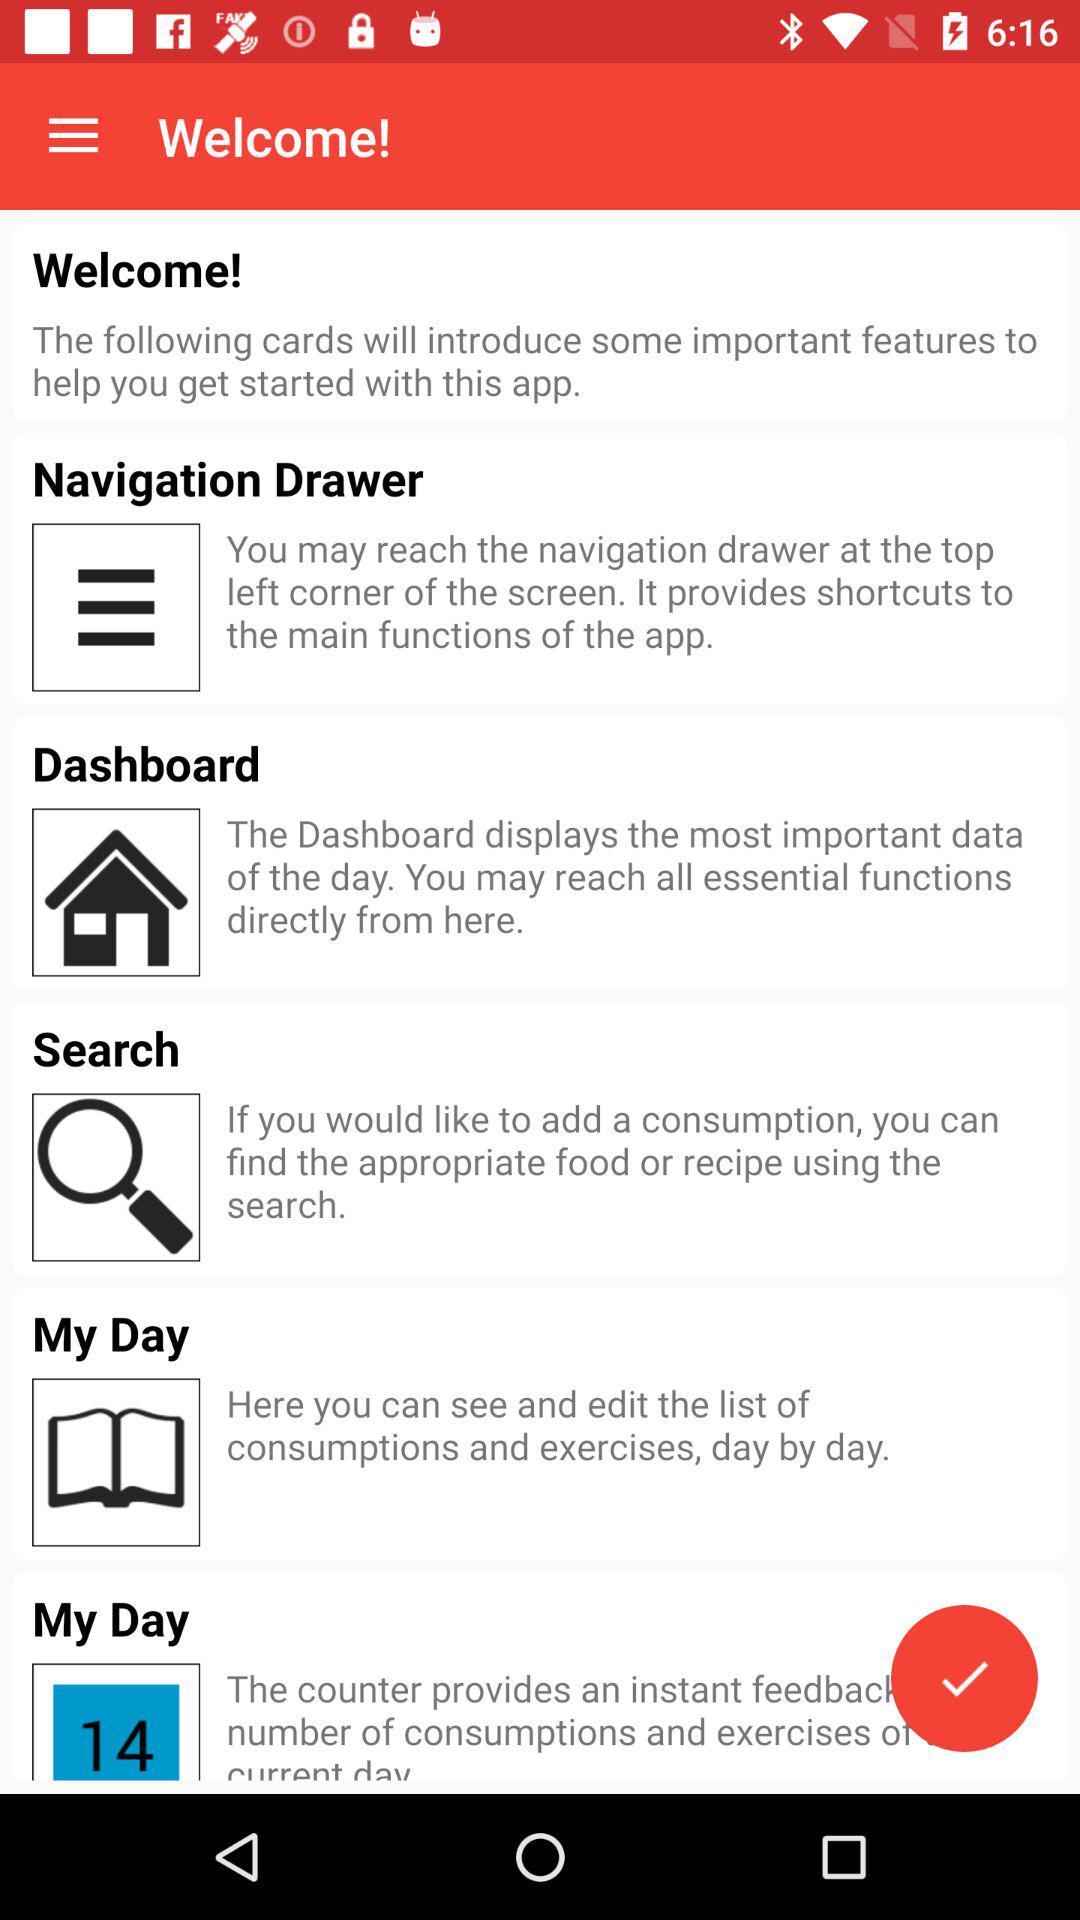  What do you see at coordinates (963, 1678) in the screenshot?
I see `the item below here you can` at bounding box center [963, 1678].